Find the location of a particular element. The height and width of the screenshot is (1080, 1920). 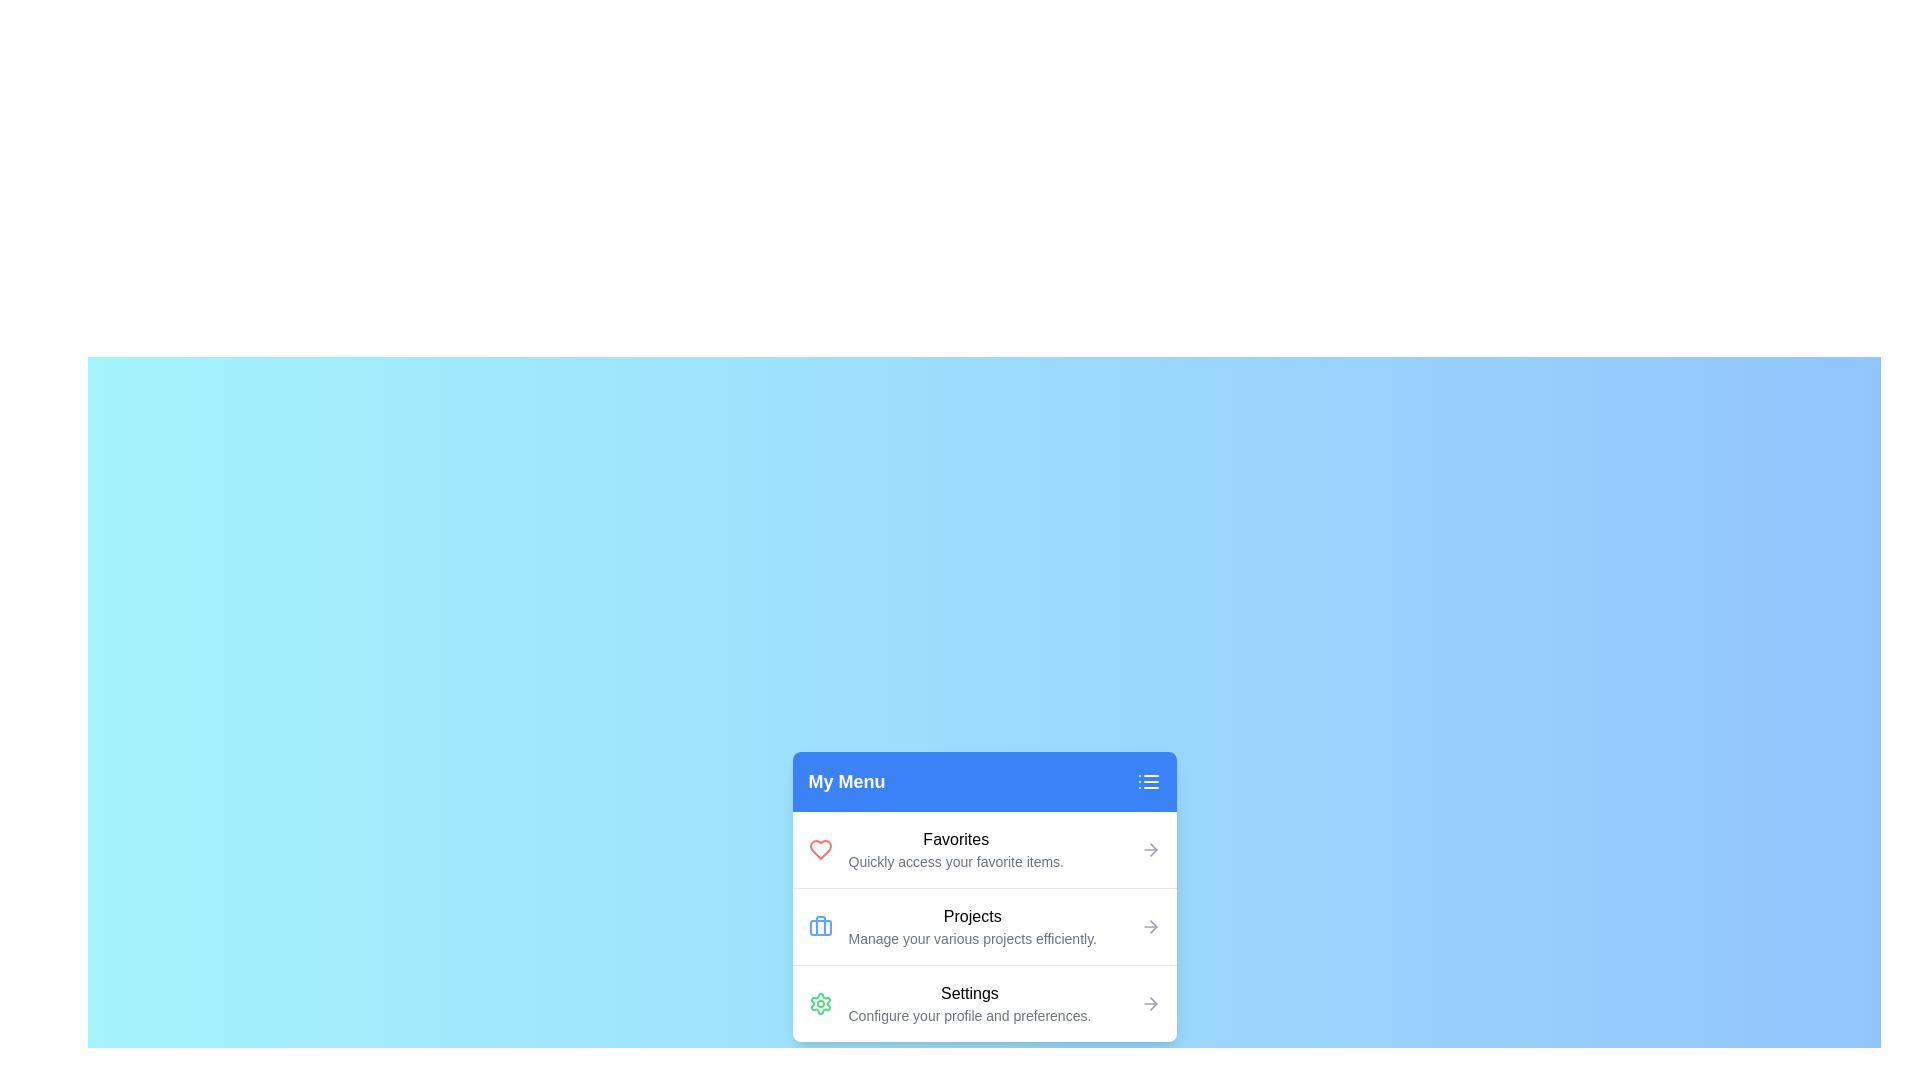

the menu item Favorites is located at coordinates (984, 849).